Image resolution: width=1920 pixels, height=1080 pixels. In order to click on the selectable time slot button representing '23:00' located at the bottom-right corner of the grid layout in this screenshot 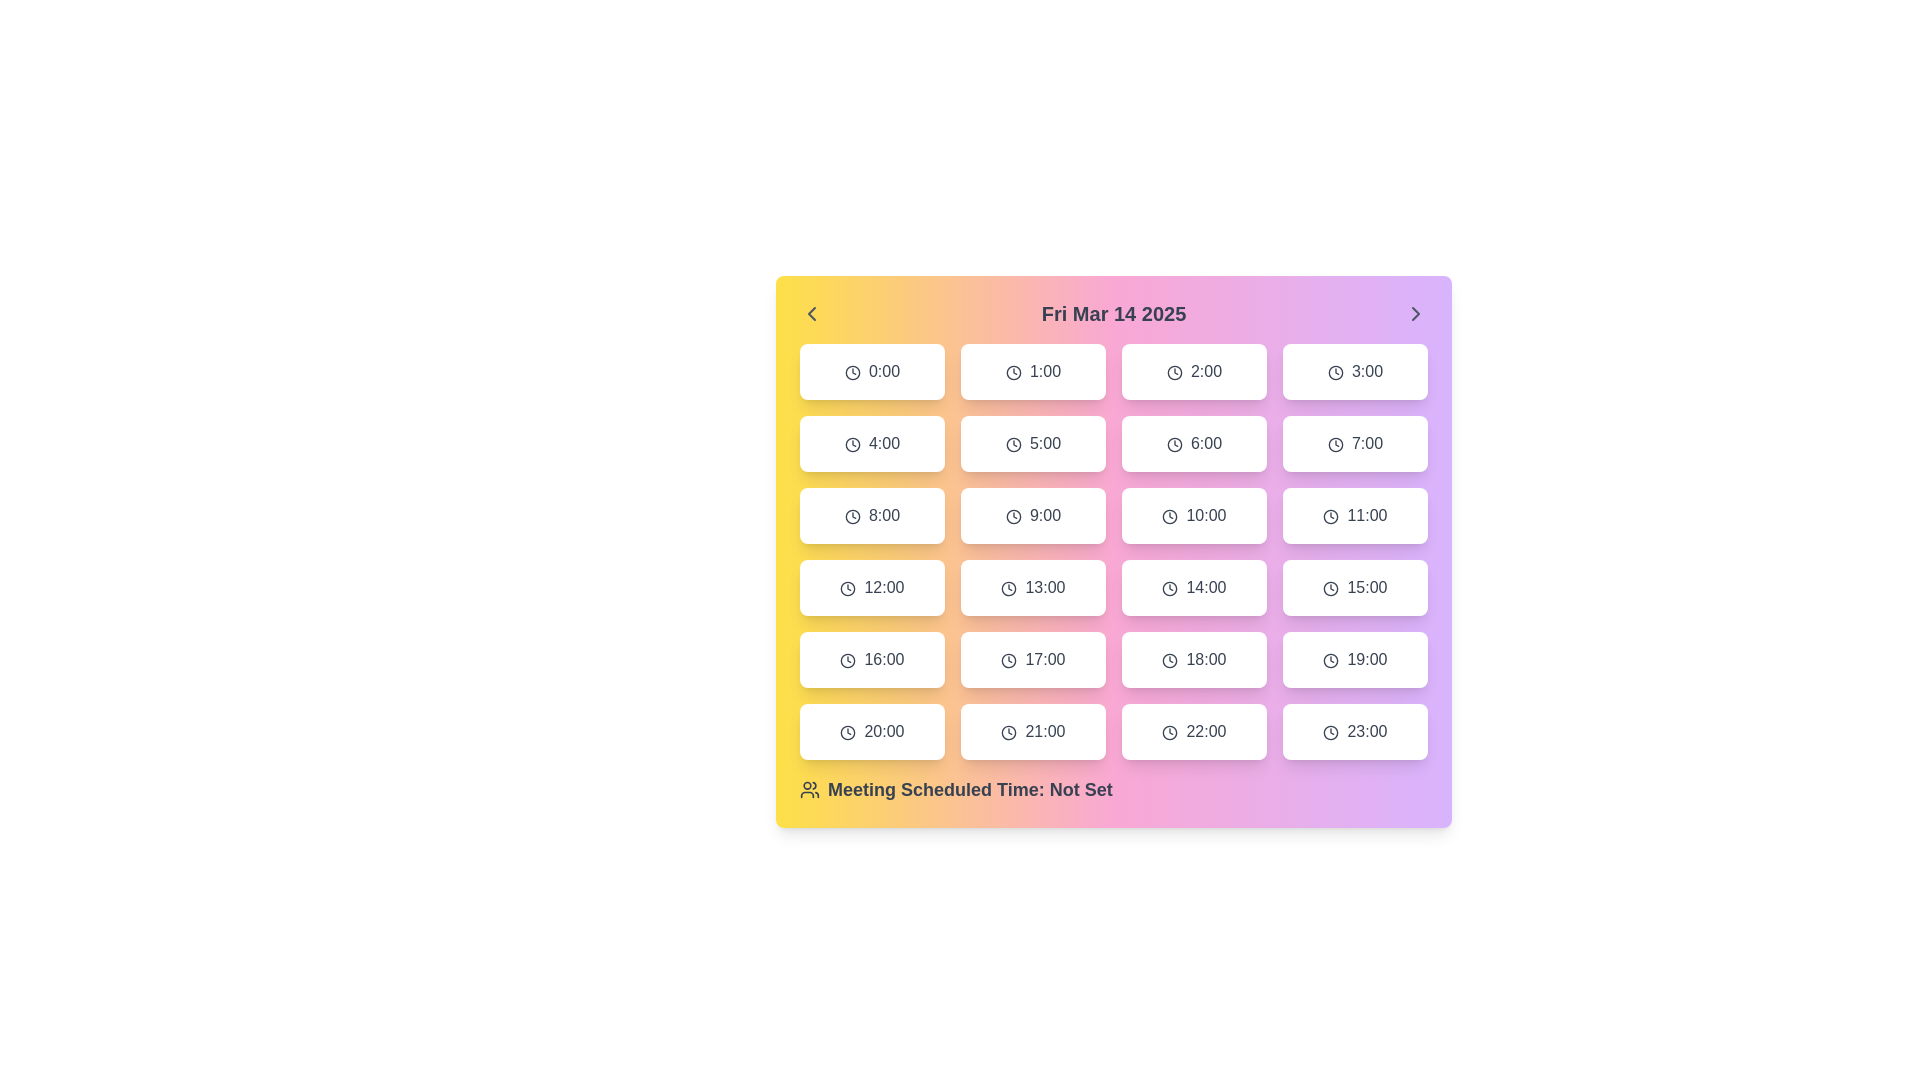, I will do `click(1355, 732)`.